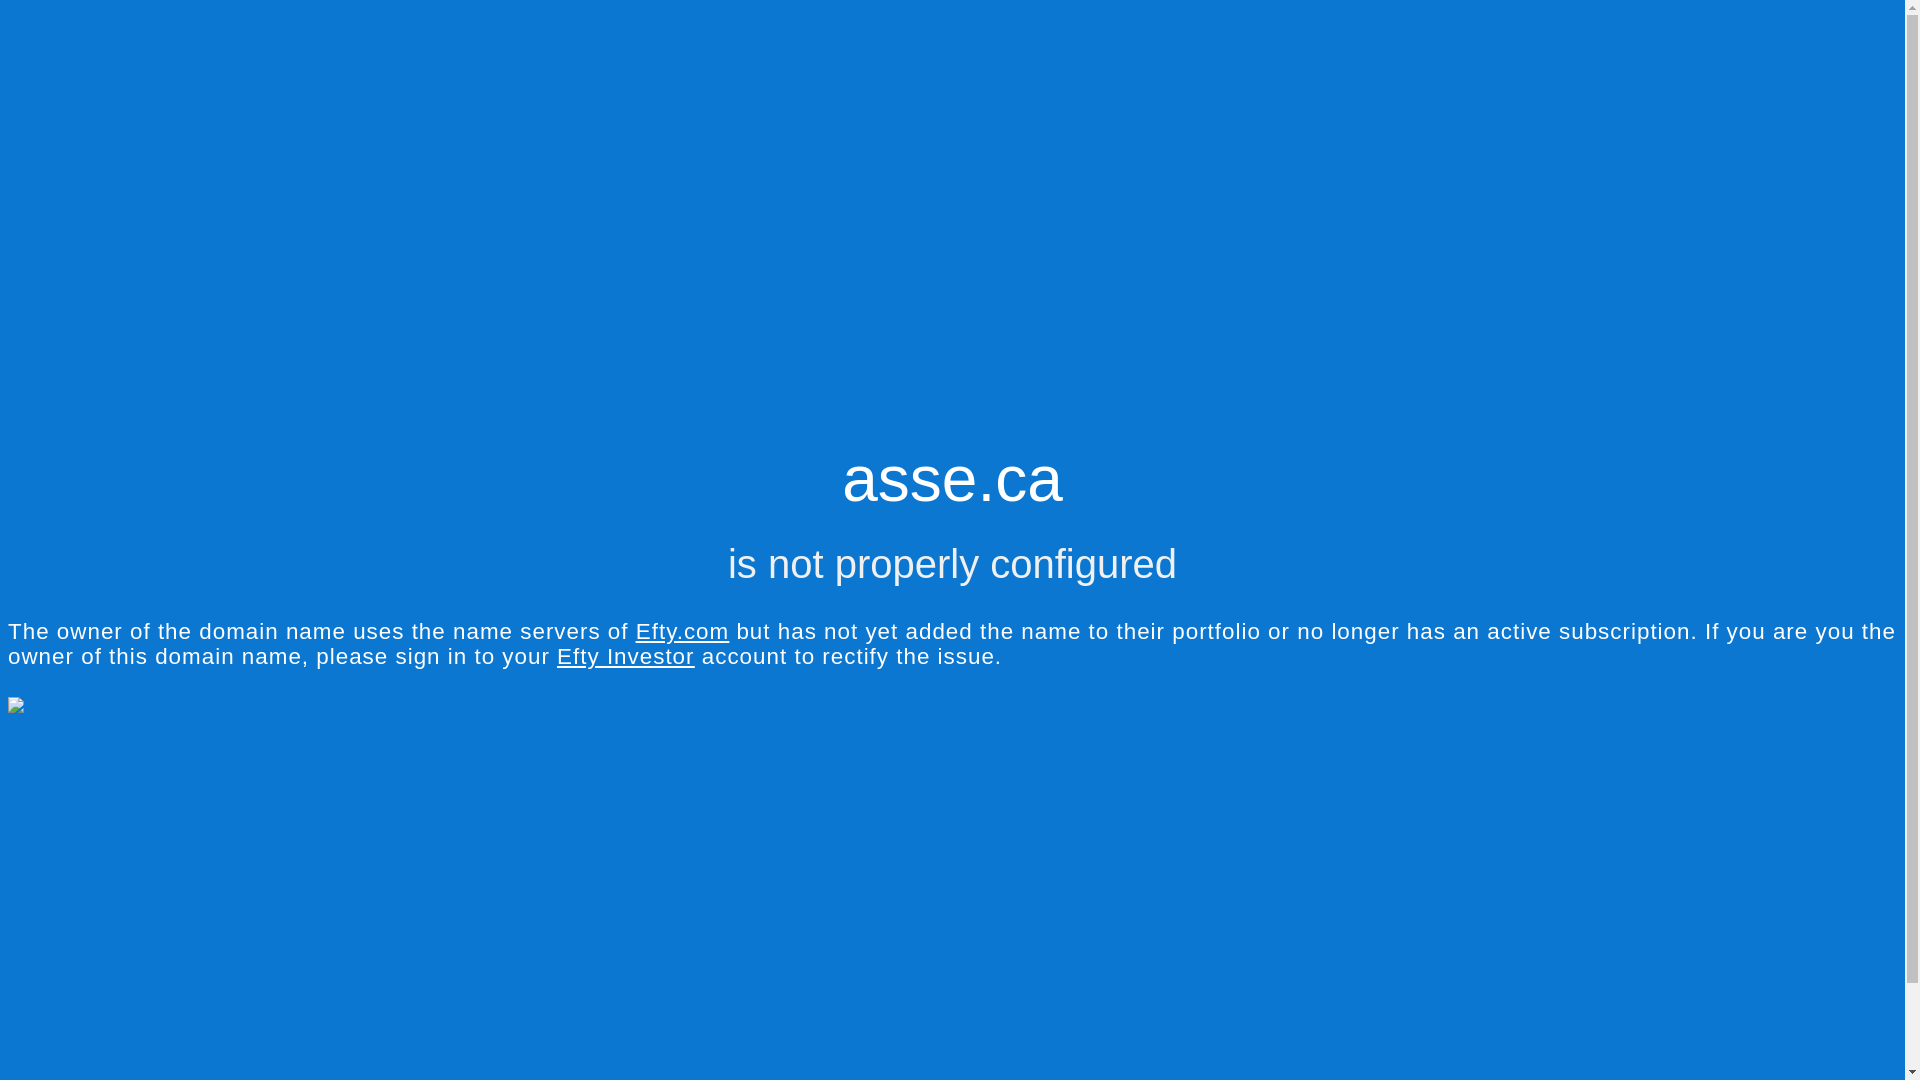  Describe the element at coordinates (682, 631) in the screenshot. I see `'Efty.com'` at that location.